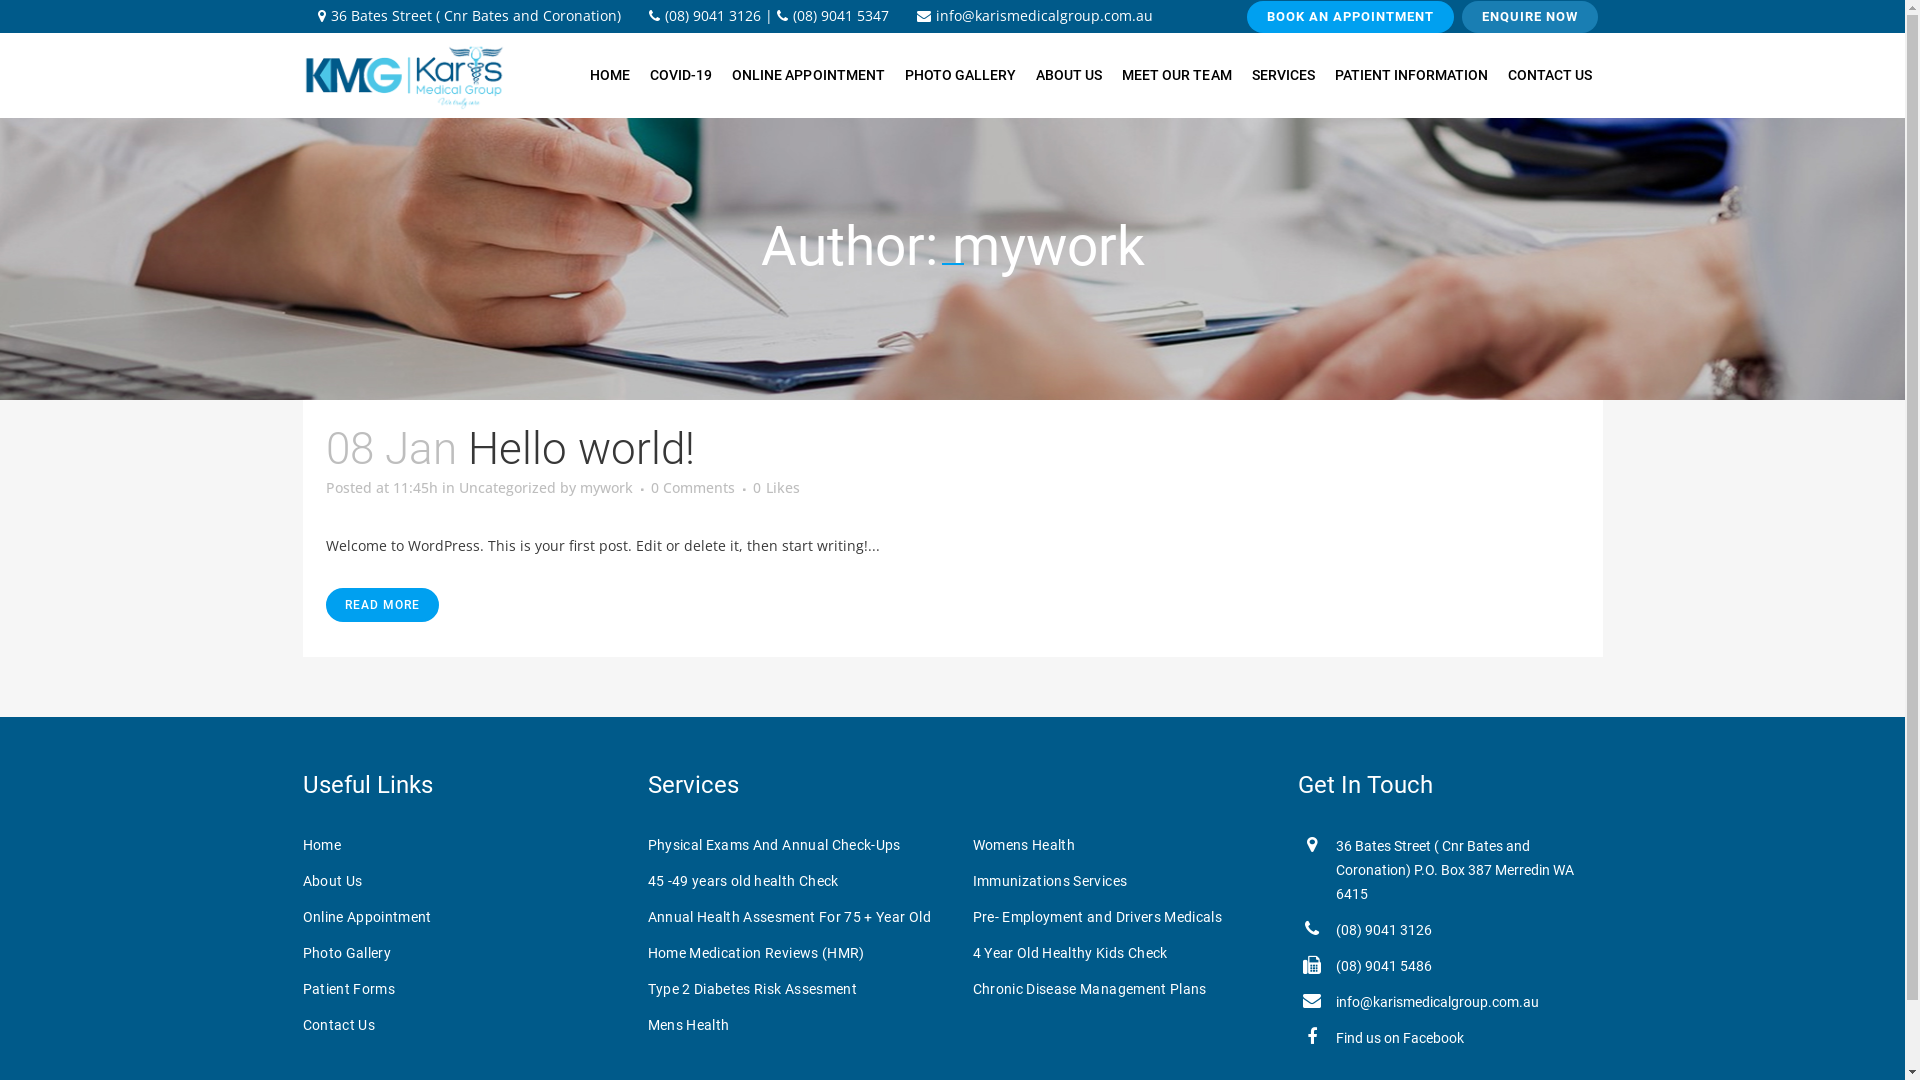 This screenshot has width=1920, height=1080. What do you see at coordinates (794, 987) in the screenshot?
I see `'Type 2 Diabetes Risk Assesment'` at bounding box center [794, 987].